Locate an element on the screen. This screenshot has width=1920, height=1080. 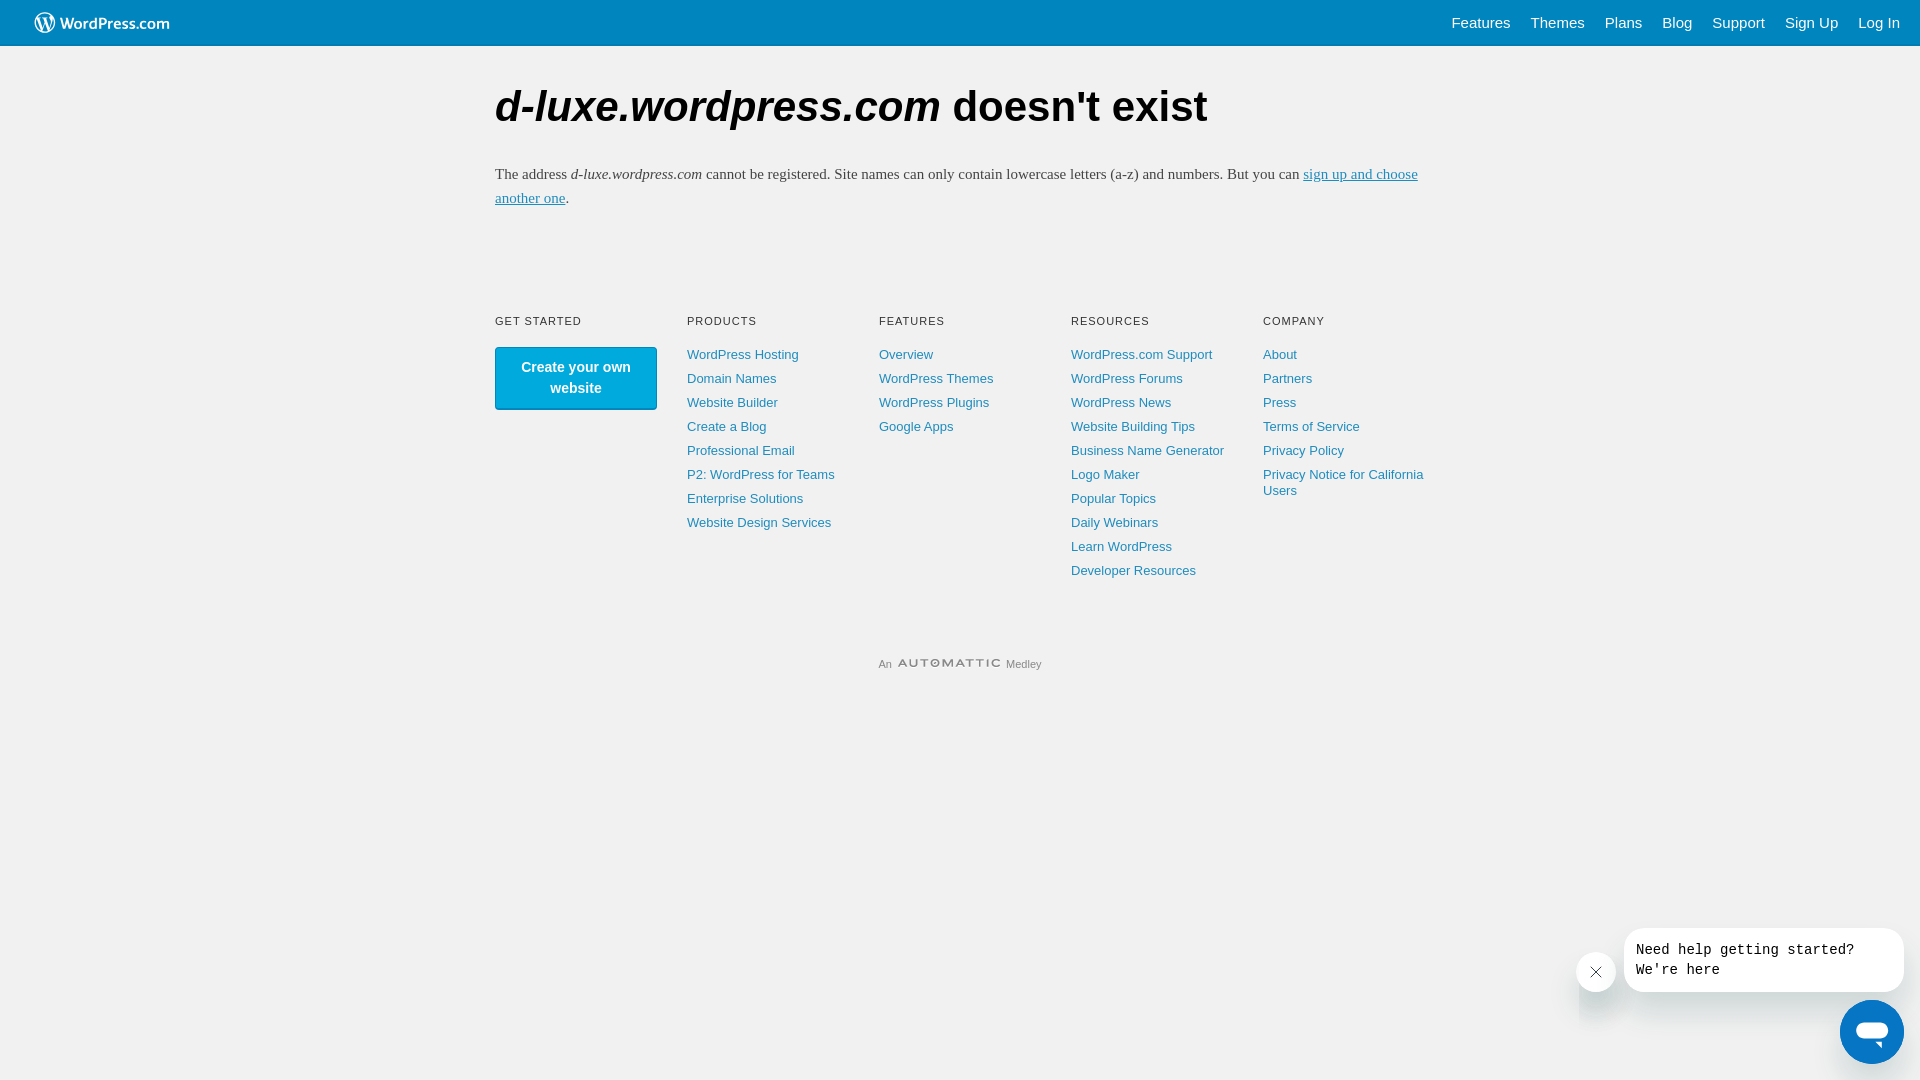
'Privacy Notice for California Users' is located at coordinates (1343, 482).